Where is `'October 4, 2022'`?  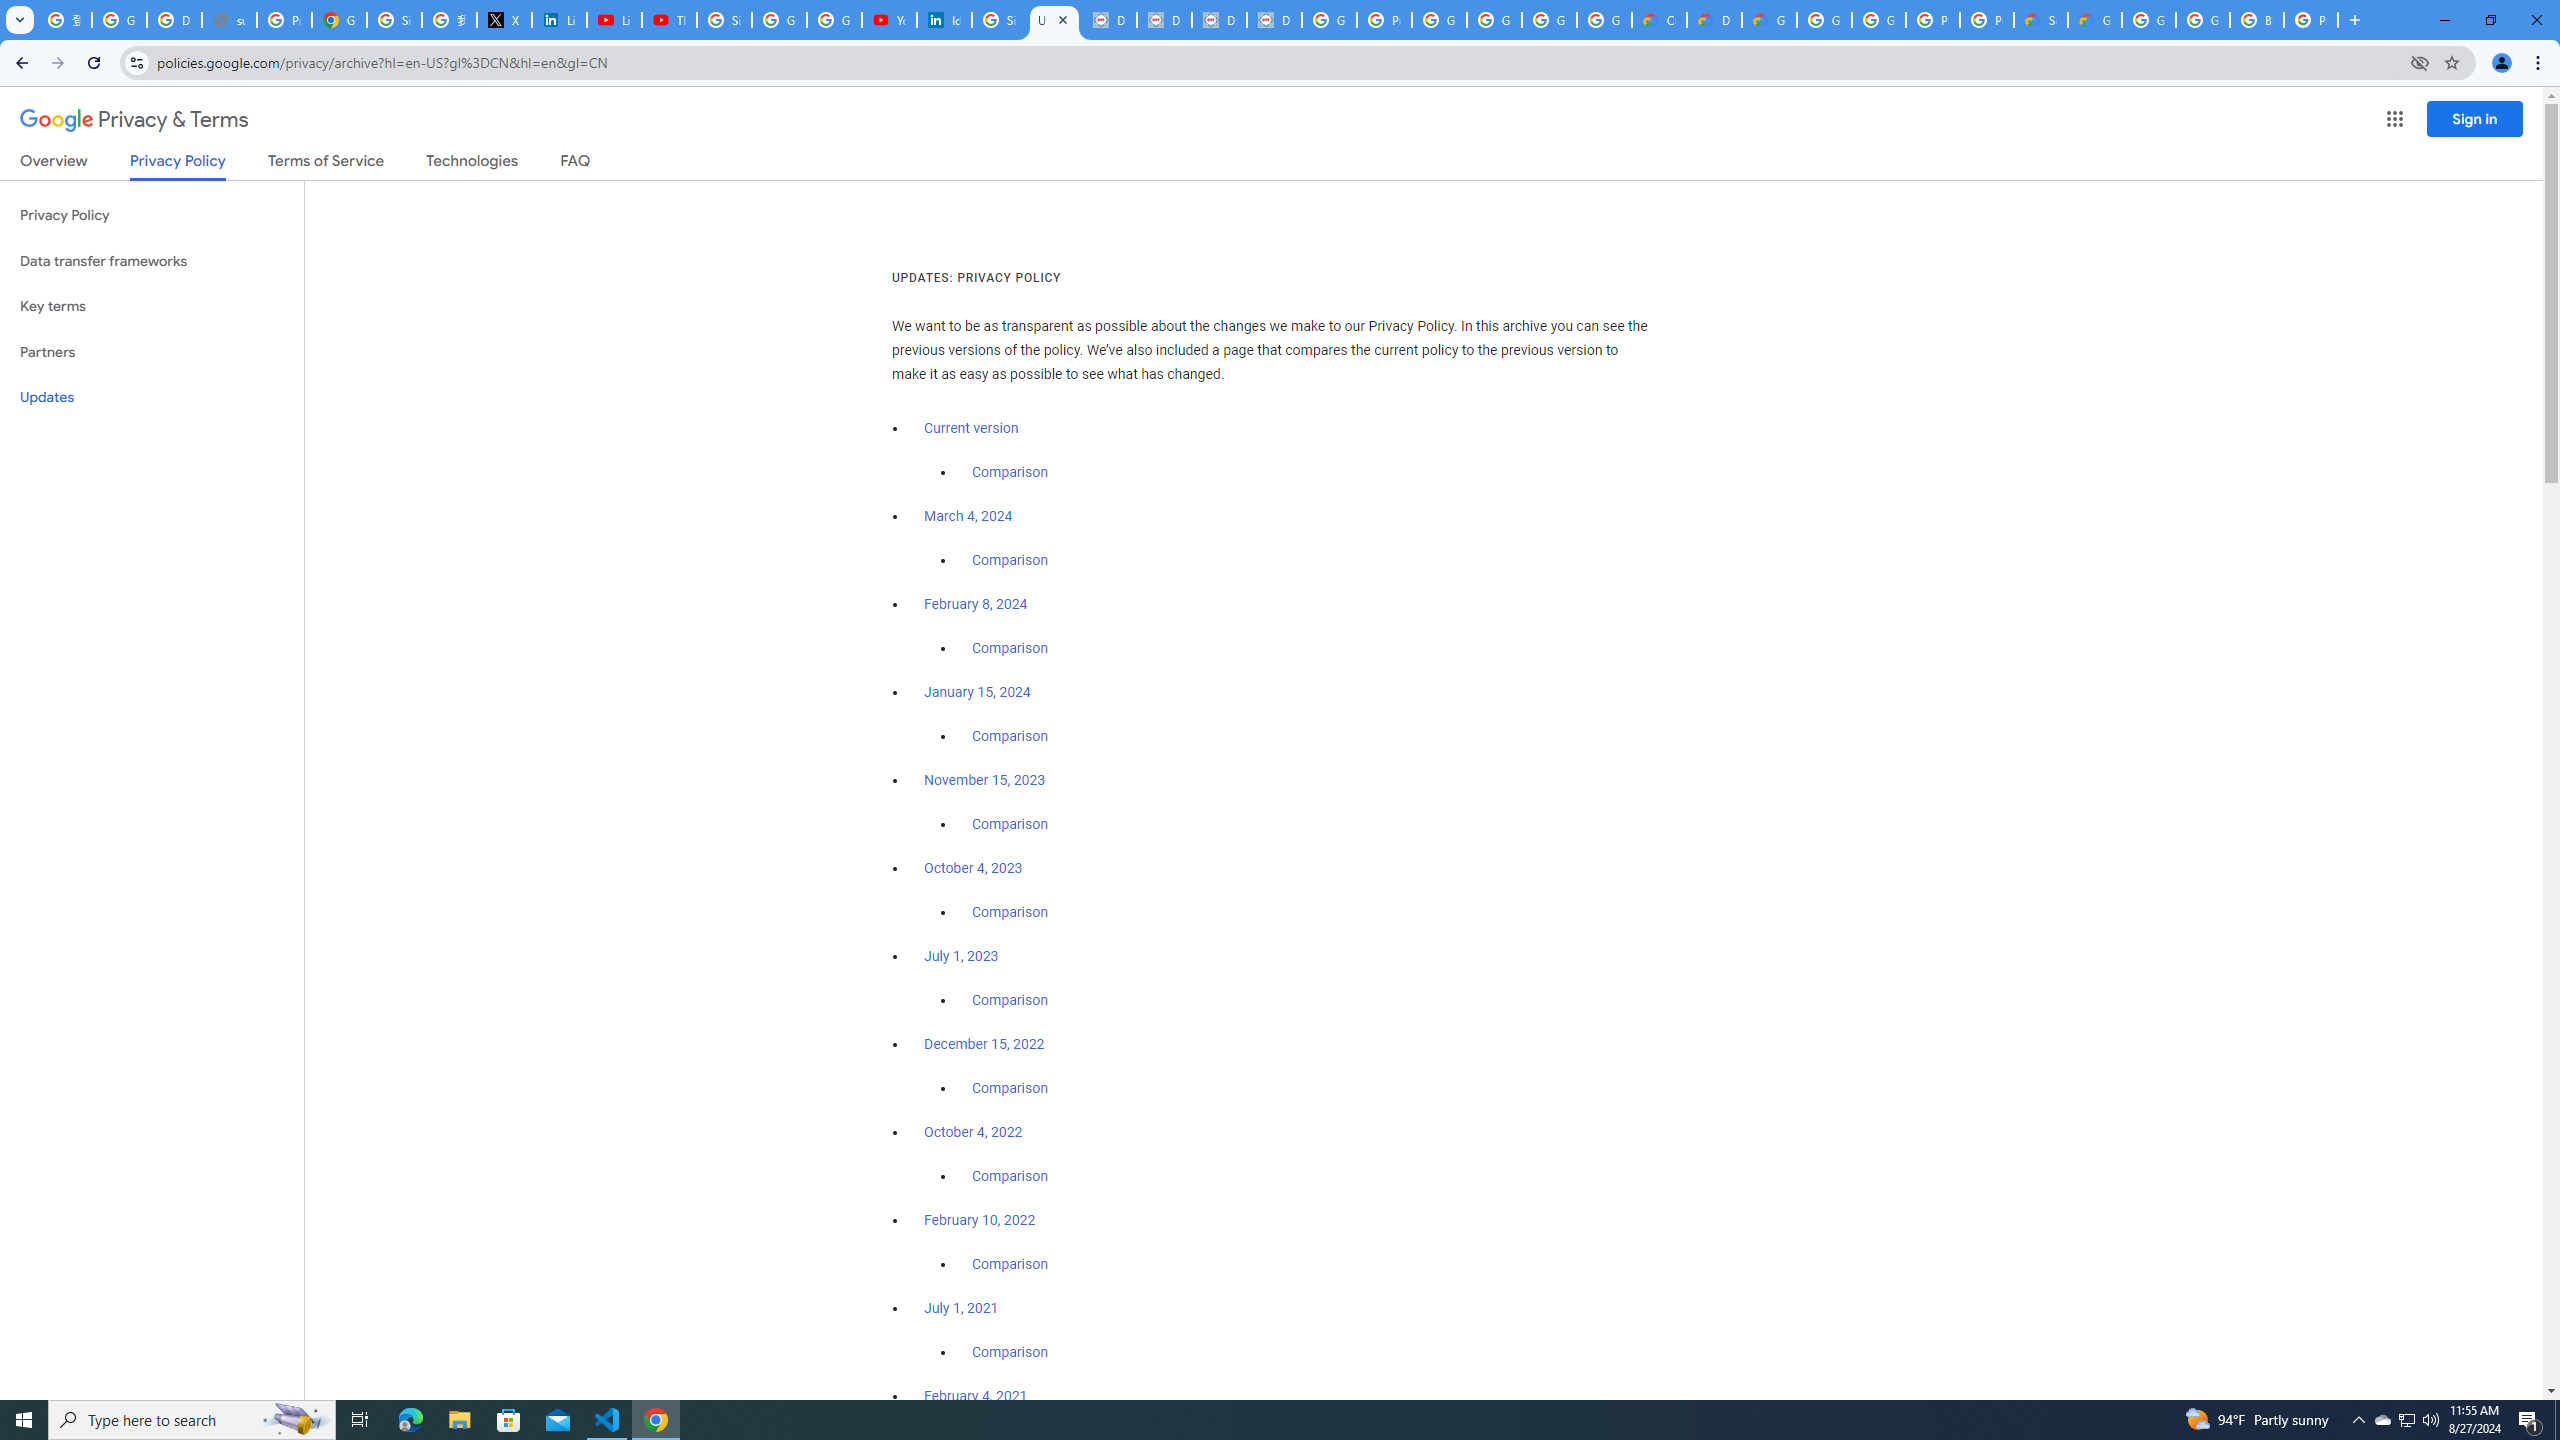
'October 4, 2022' is located at coordinates (974, 1130).